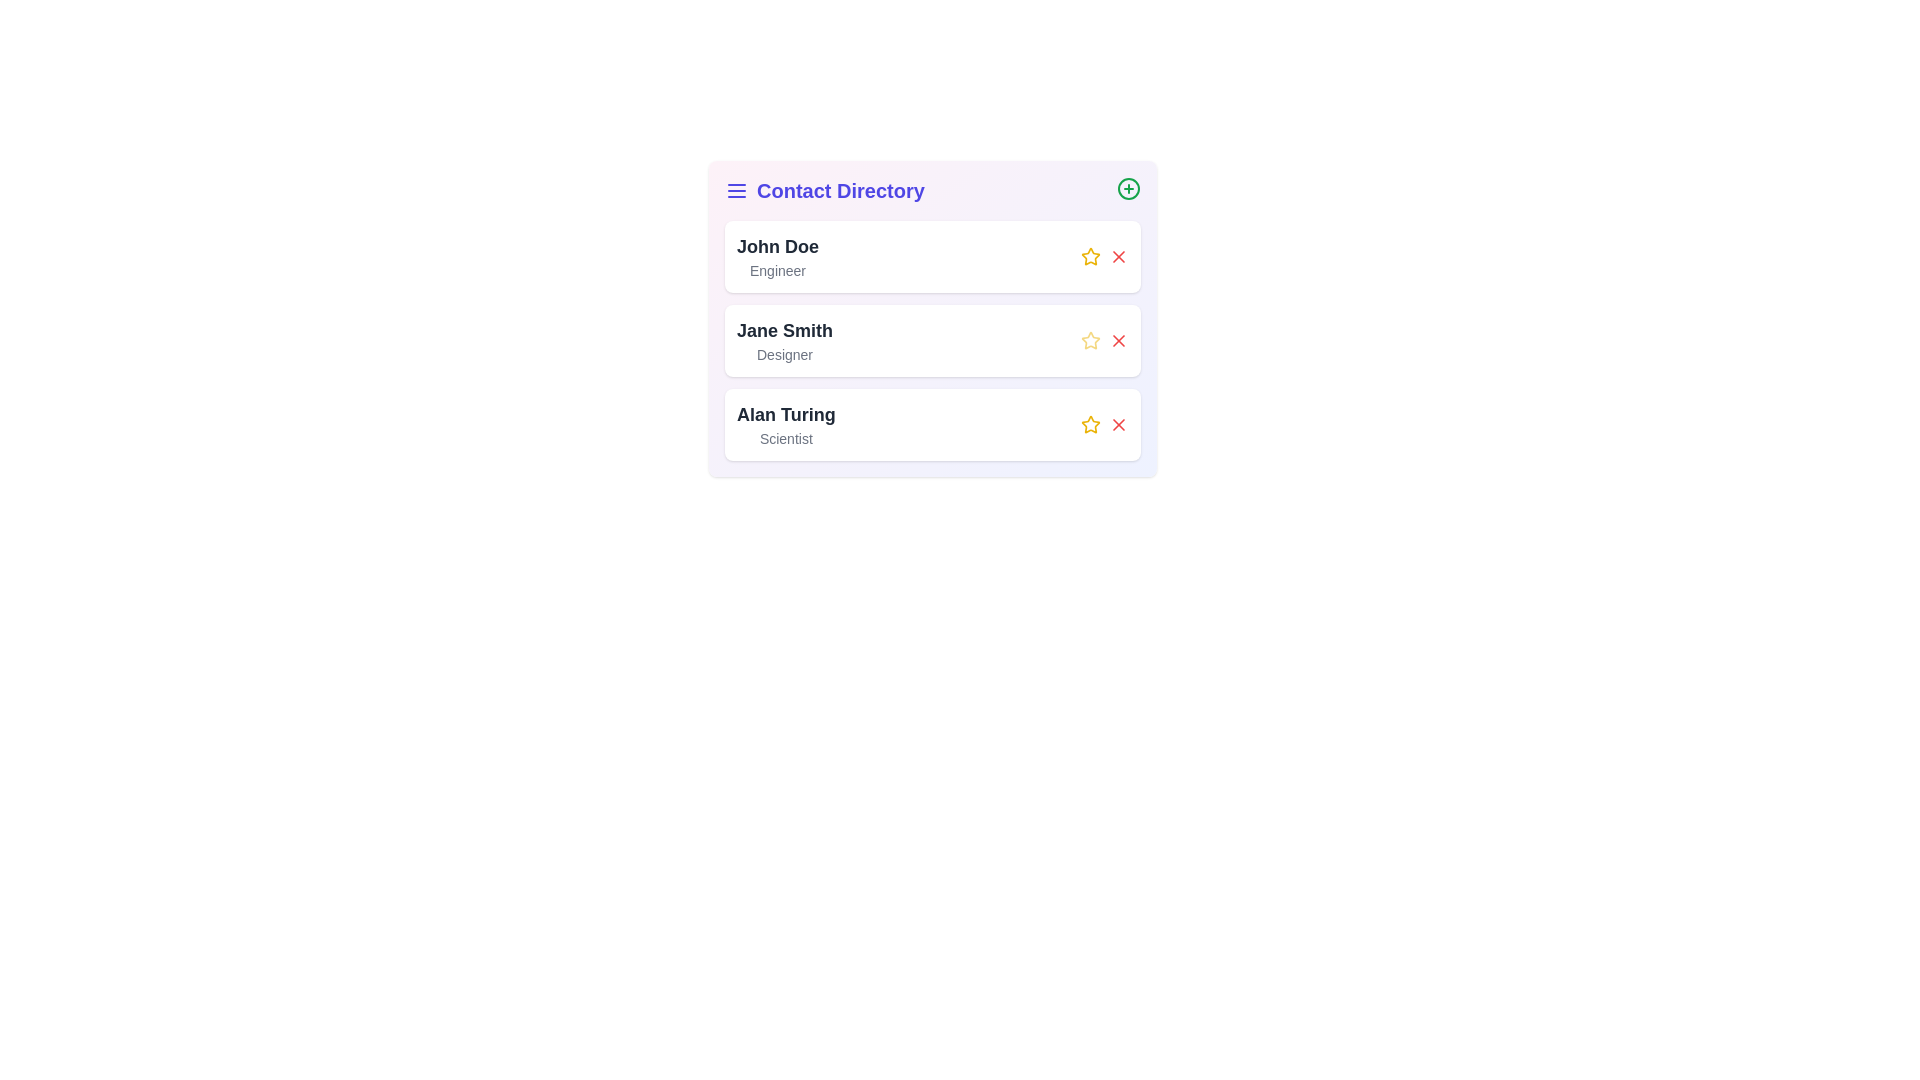 The height and width of the screenshot is (1080, 1920). I want to click on the remove button corresponding to the contact named John Doe, so click(1117, 256).